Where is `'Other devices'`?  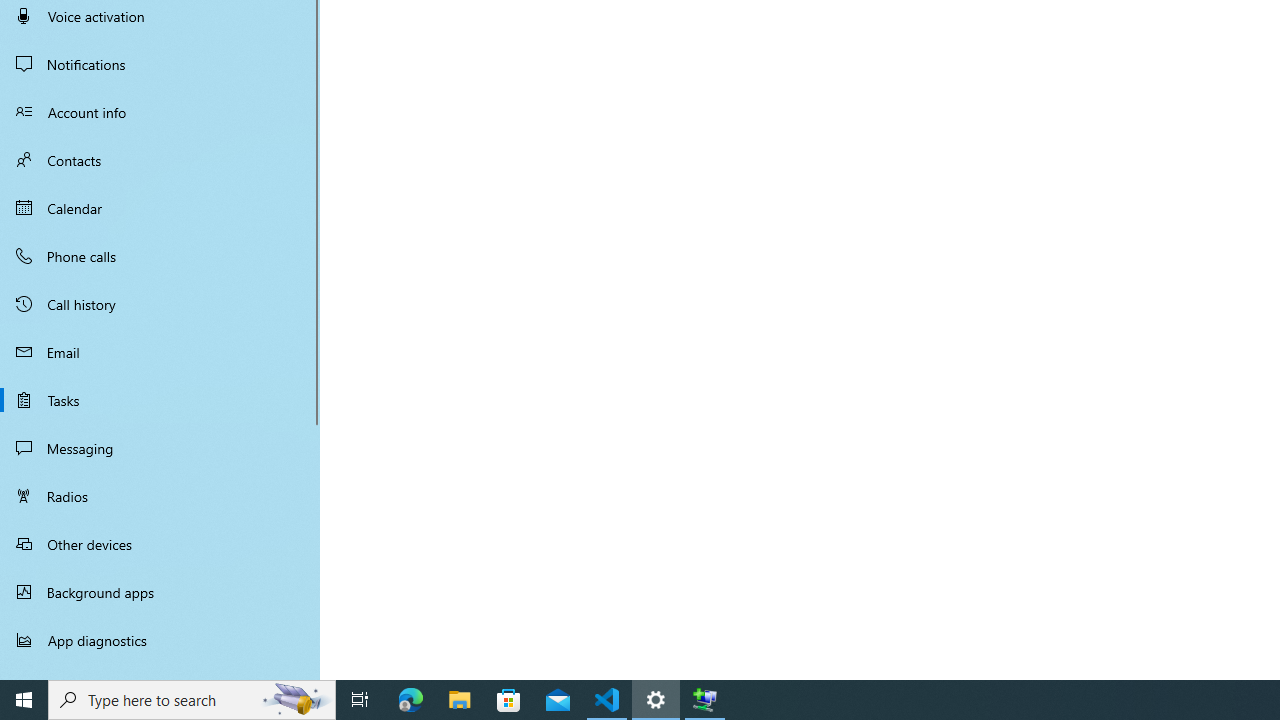
'Other devices' is located at coordinates (160, 543).